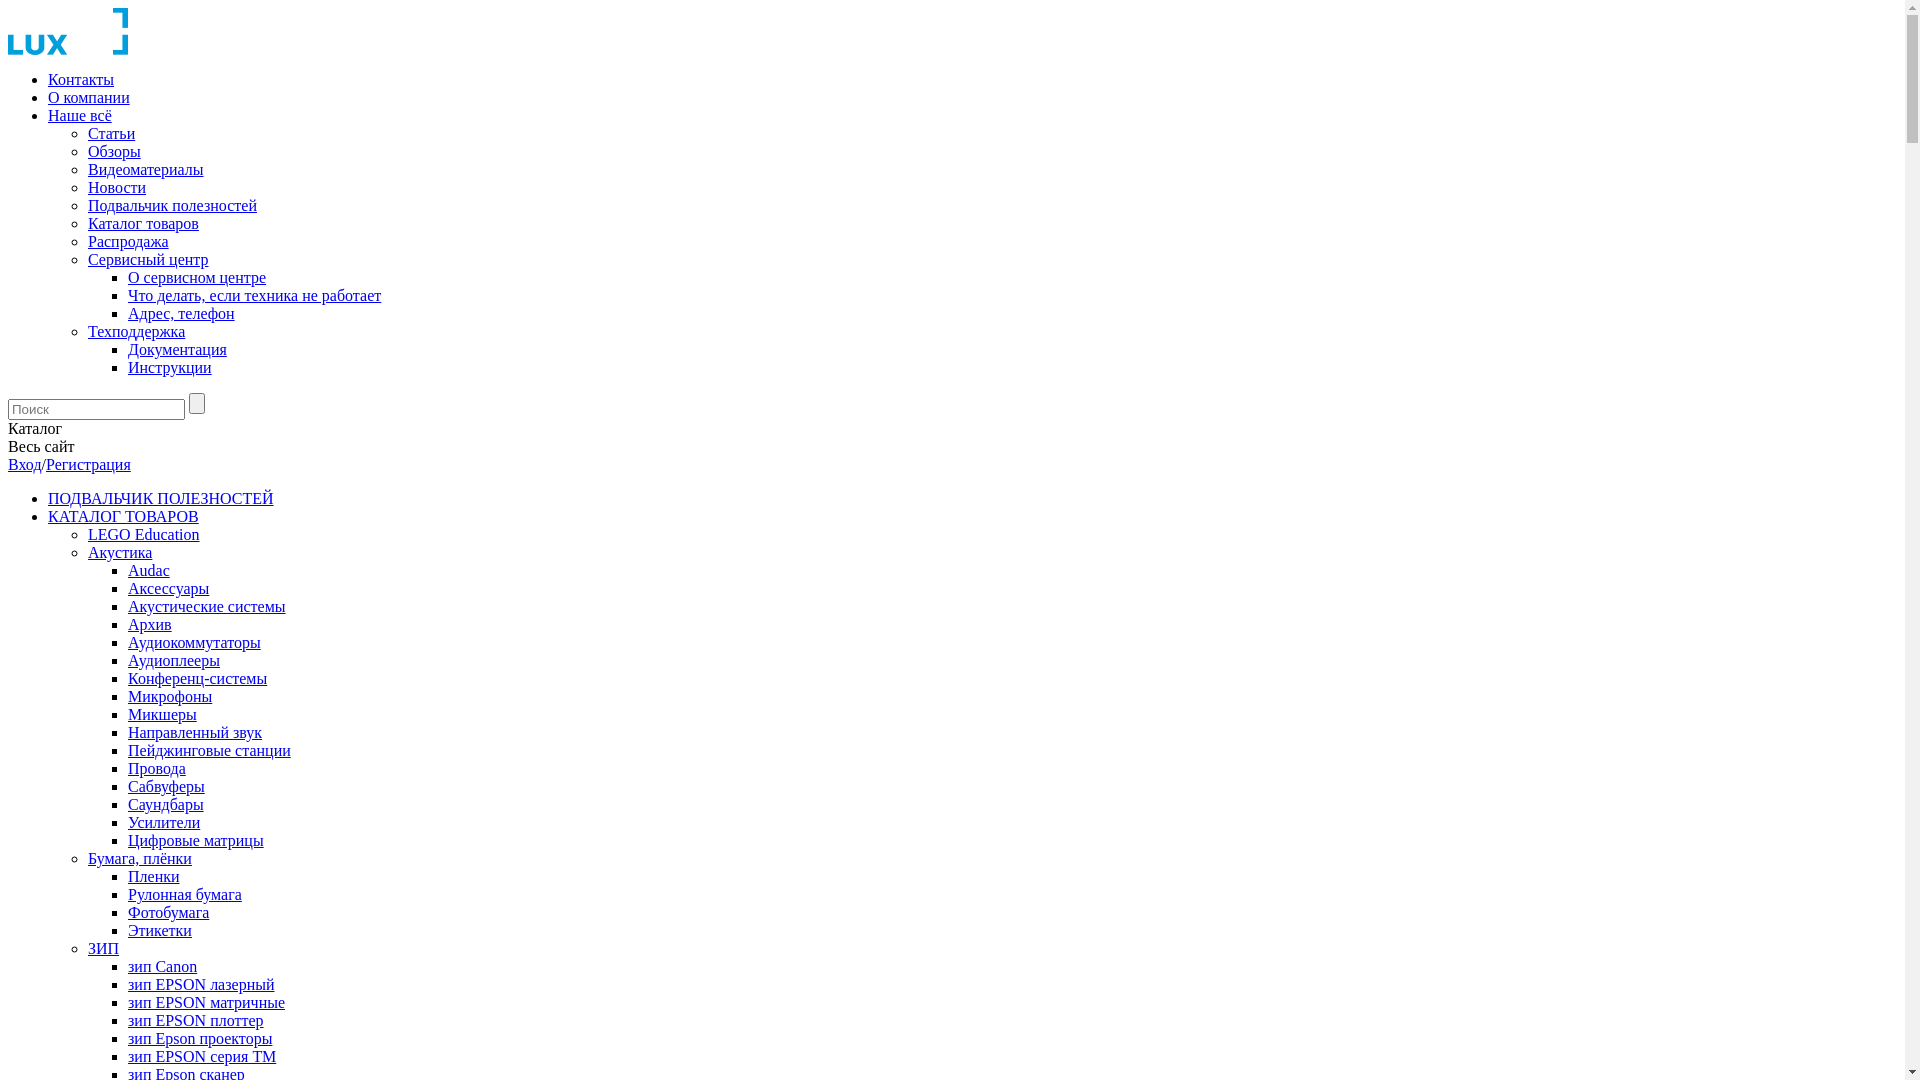 This screenshot has height=1080, width=1920. Describe the element at coordinates (147, 570) in the screenshot. I see `'Audac'` at that location.